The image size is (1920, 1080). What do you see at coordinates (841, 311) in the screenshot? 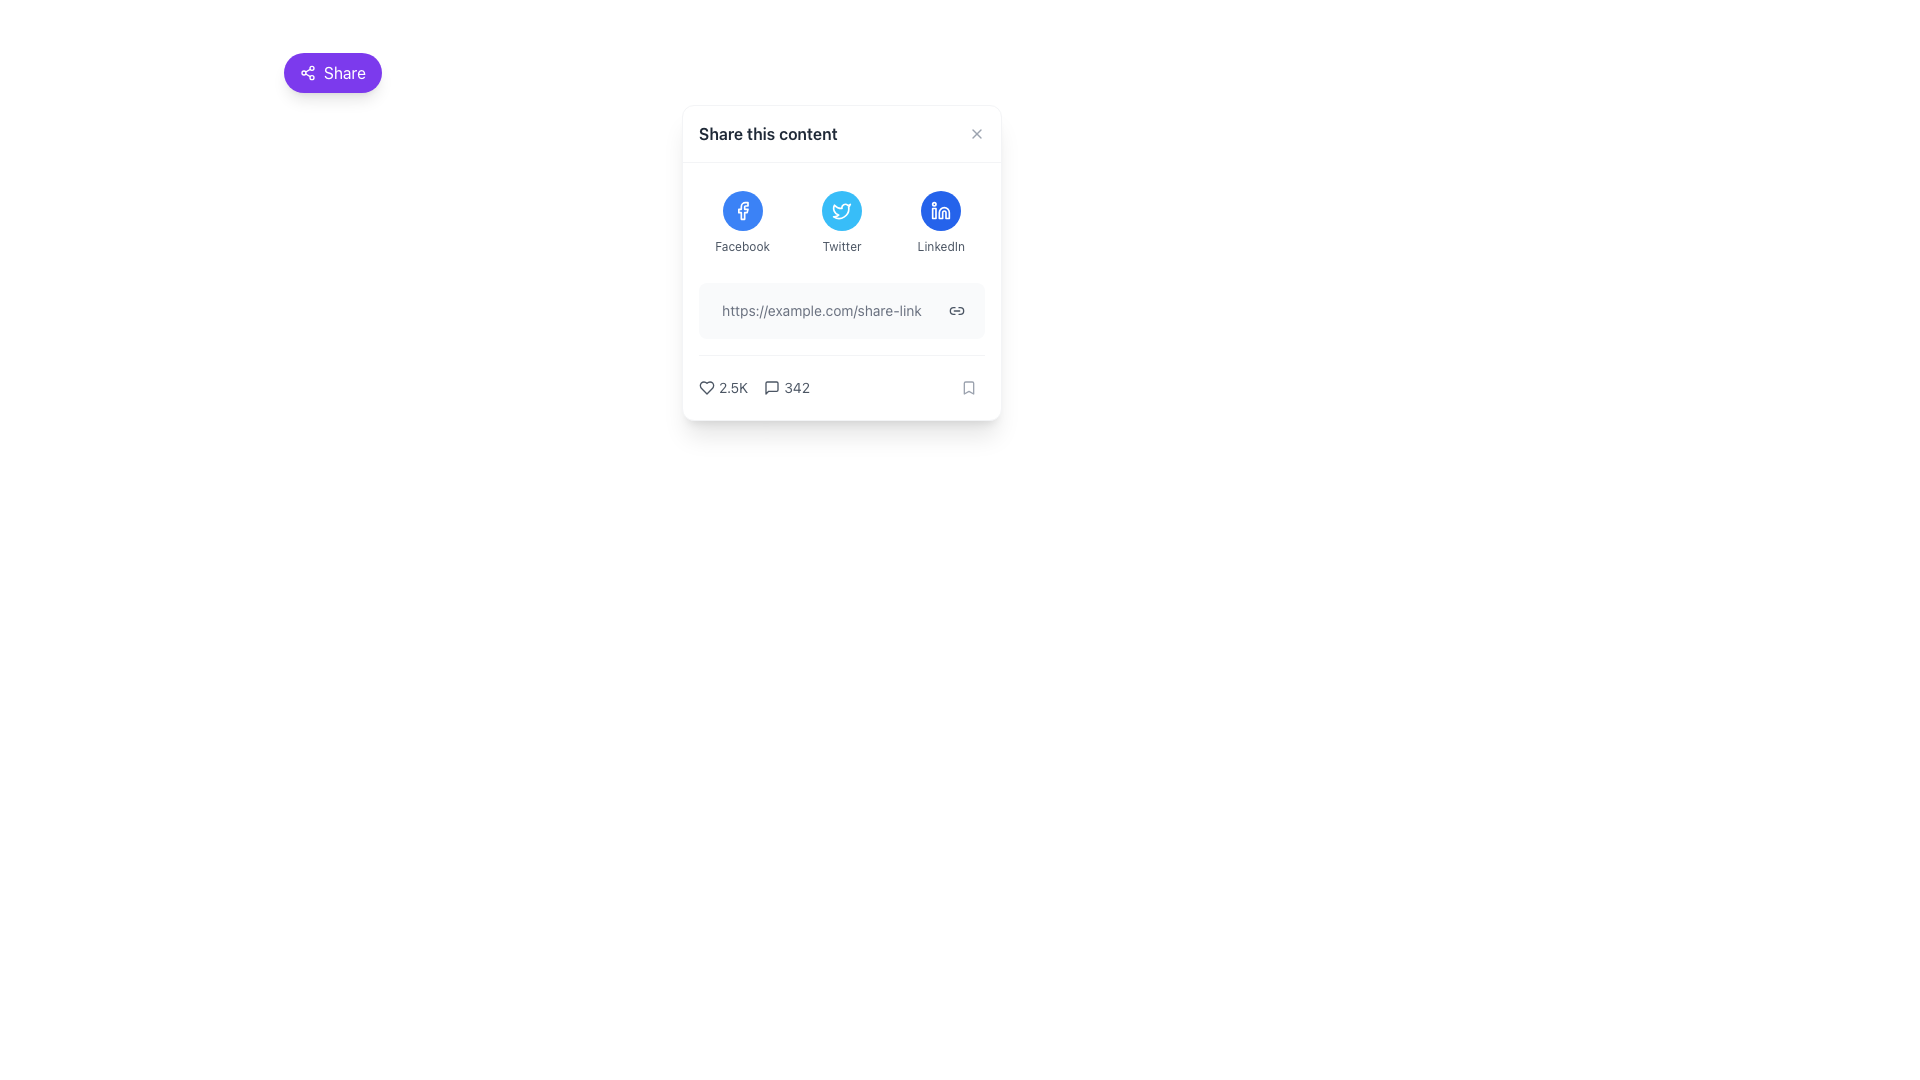
I see `the Copyable URL display with a link icon located centrally in the share modal` at bounding box center [841, 311].